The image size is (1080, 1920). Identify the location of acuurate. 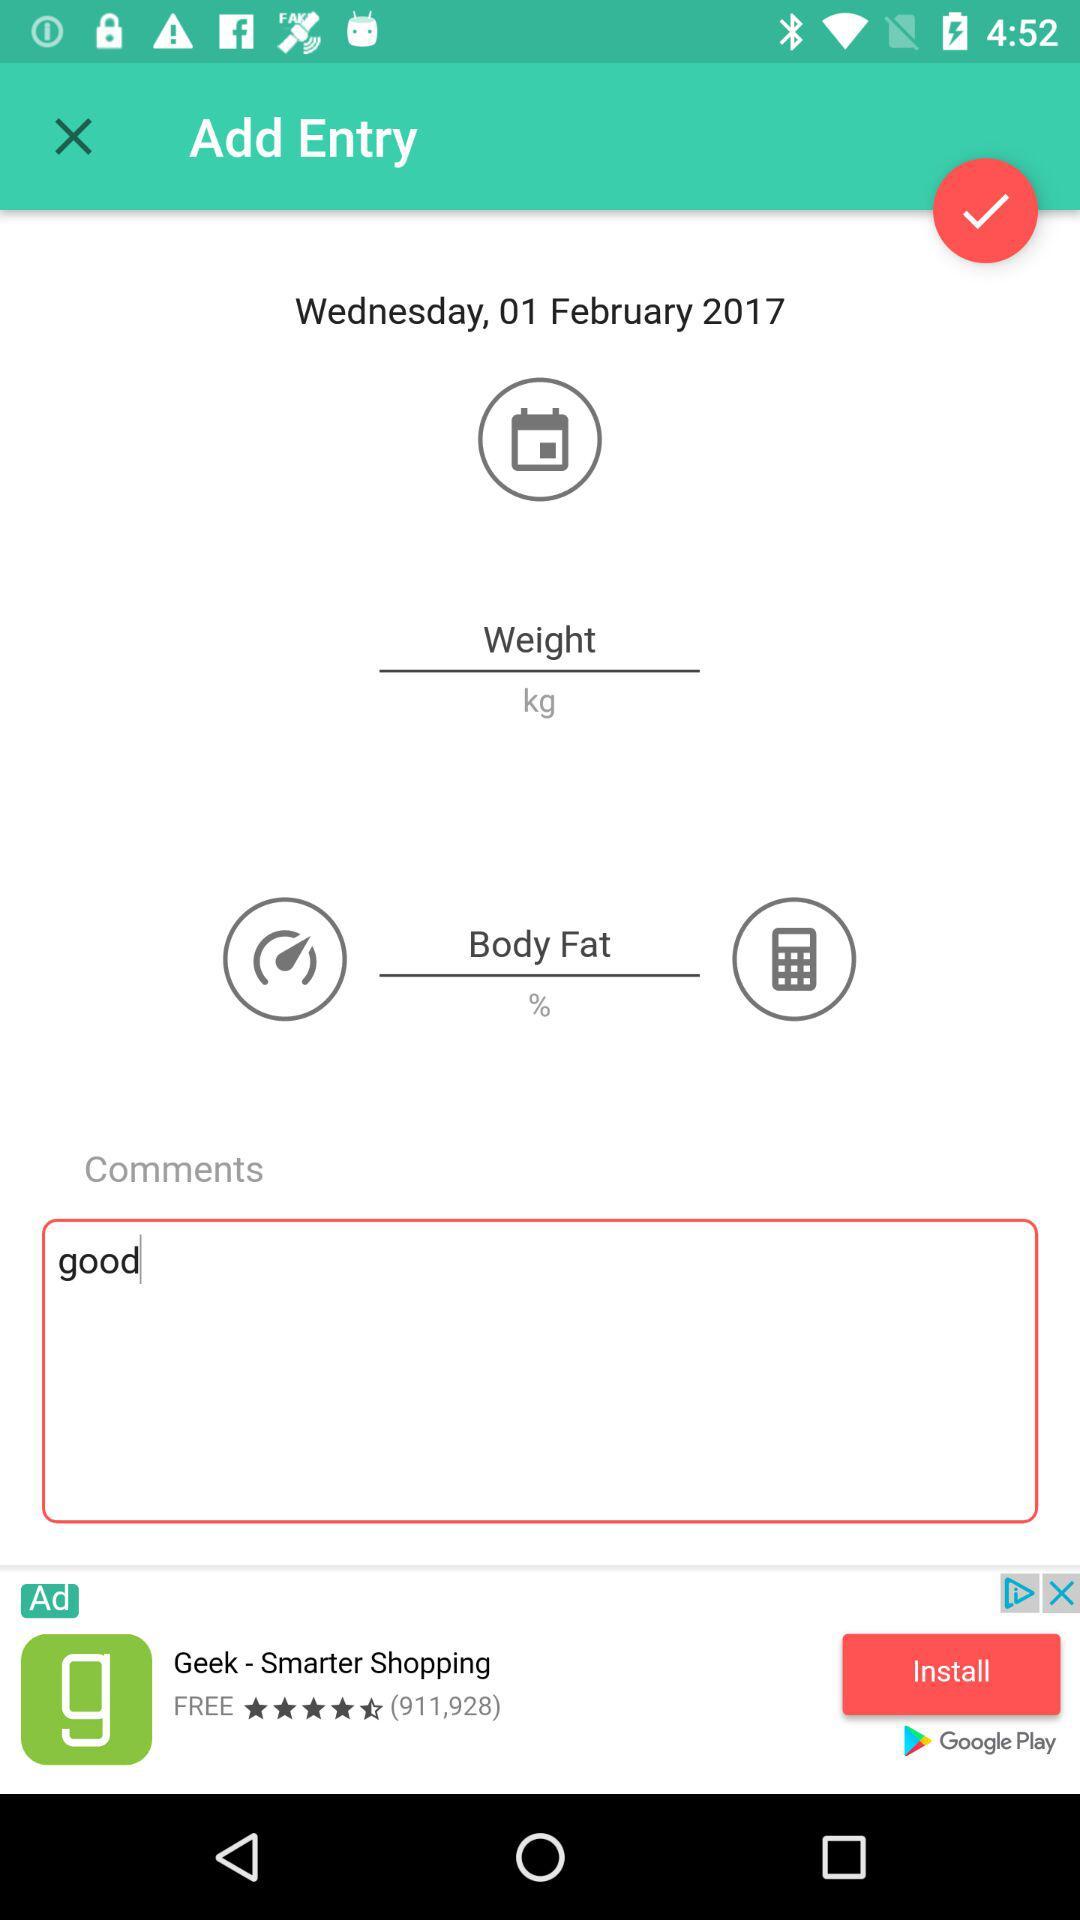
(984, 210).